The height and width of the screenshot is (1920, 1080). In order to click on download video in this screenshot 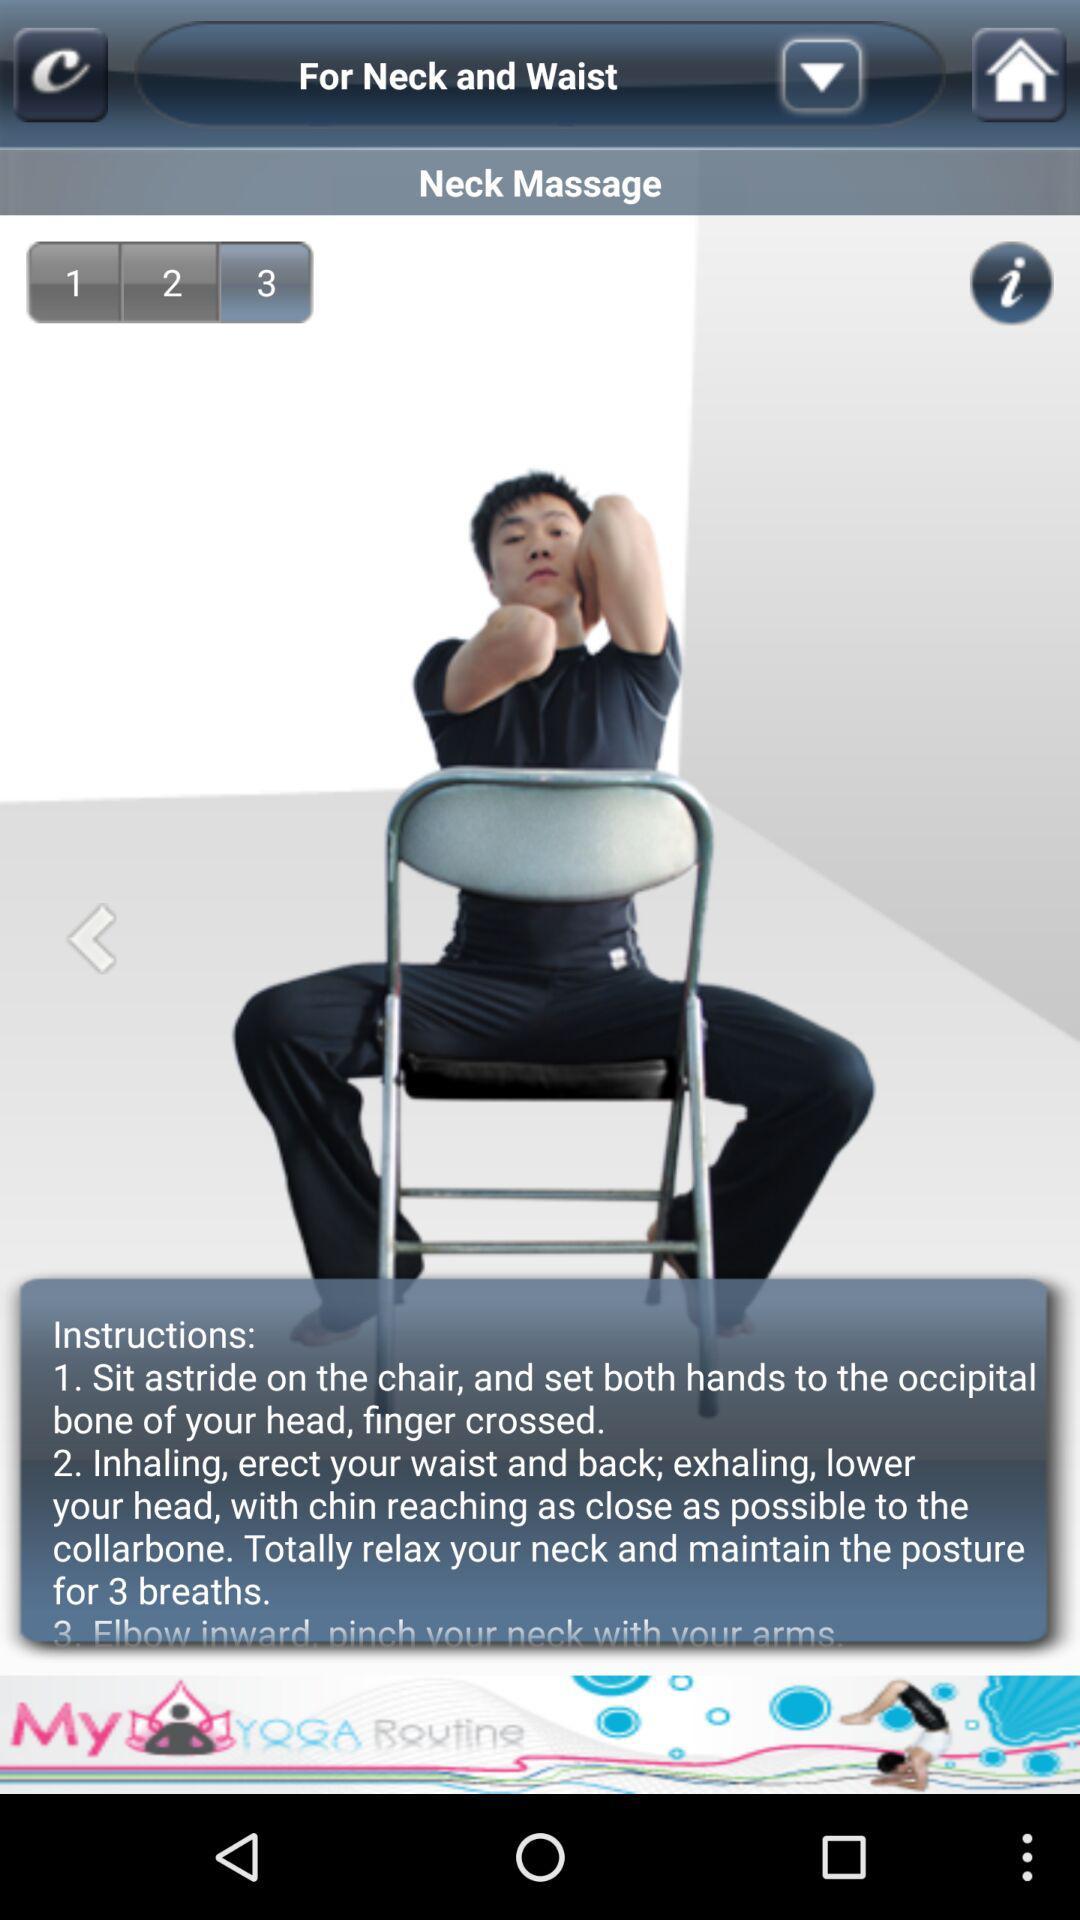, I will do `click(853, 75)`.